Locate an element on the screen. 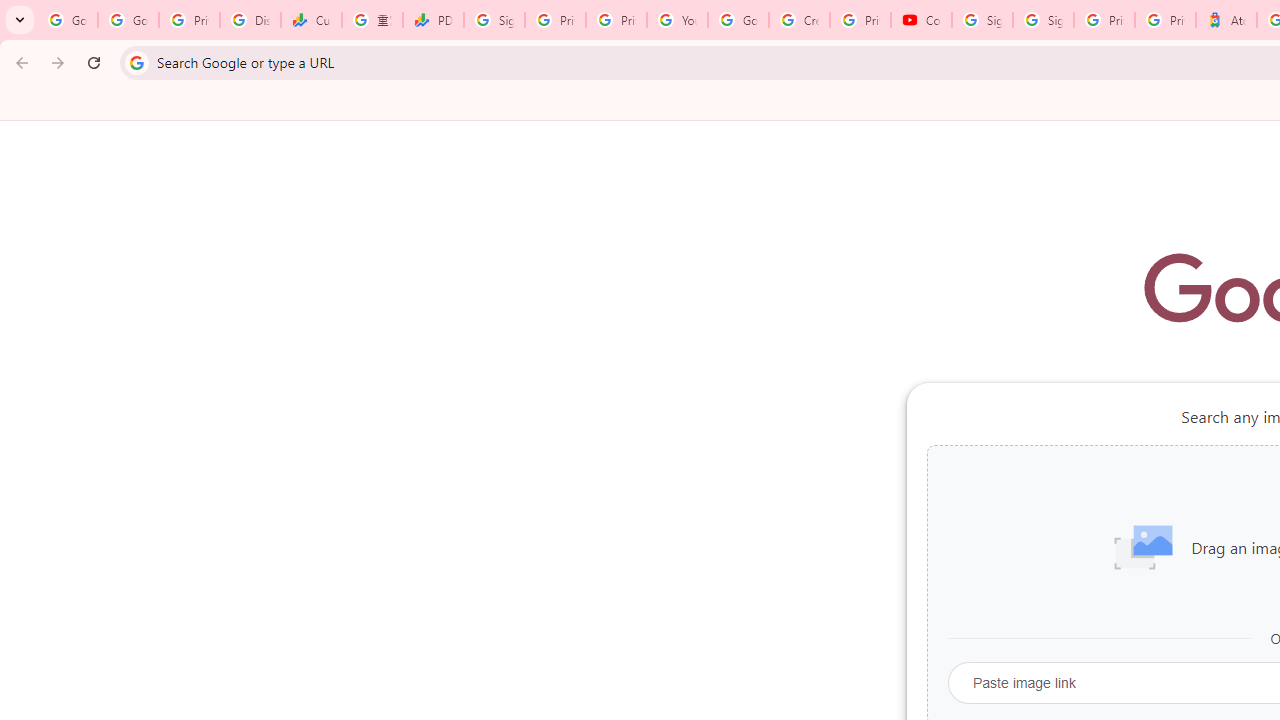 The height and width of the screenshot is (720, 1280). 'Sign in - Google Accounts' is located at coordinates (982, 20).